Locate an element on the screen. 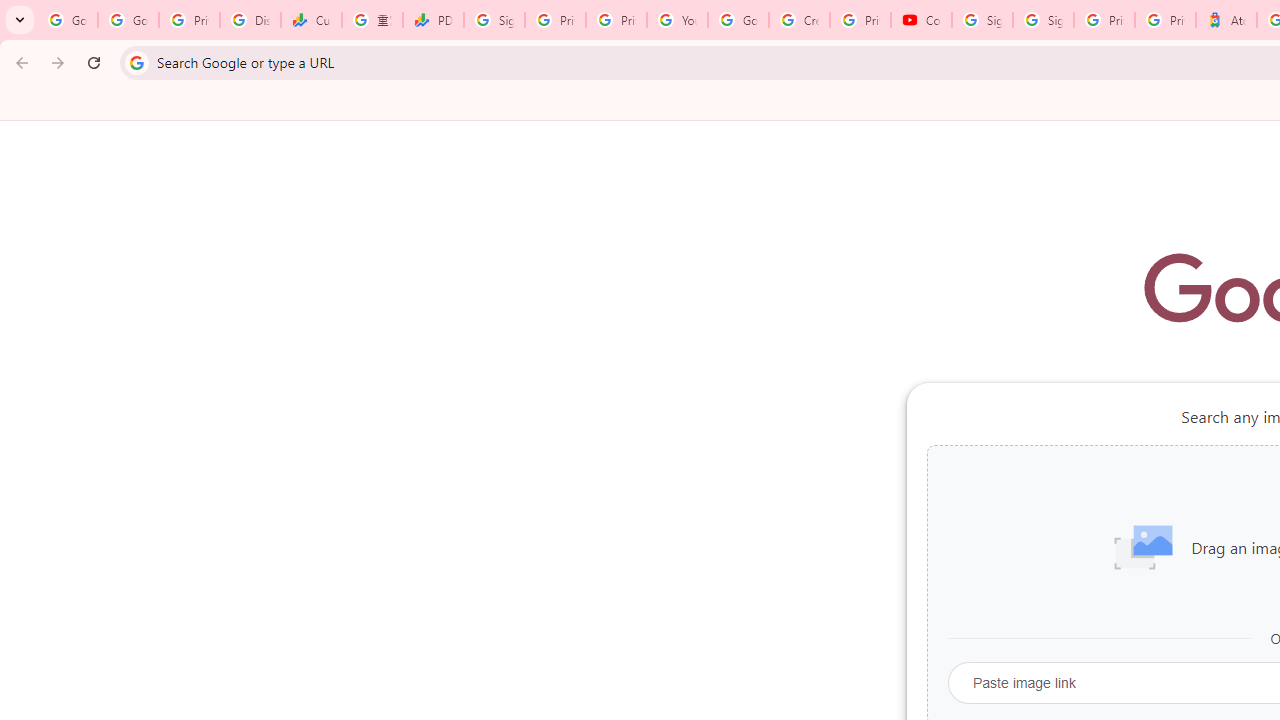 The height and width of the screenshot is (720, 1280). 'Sign in - Google Accounts' is located at coordinates (982, 20).